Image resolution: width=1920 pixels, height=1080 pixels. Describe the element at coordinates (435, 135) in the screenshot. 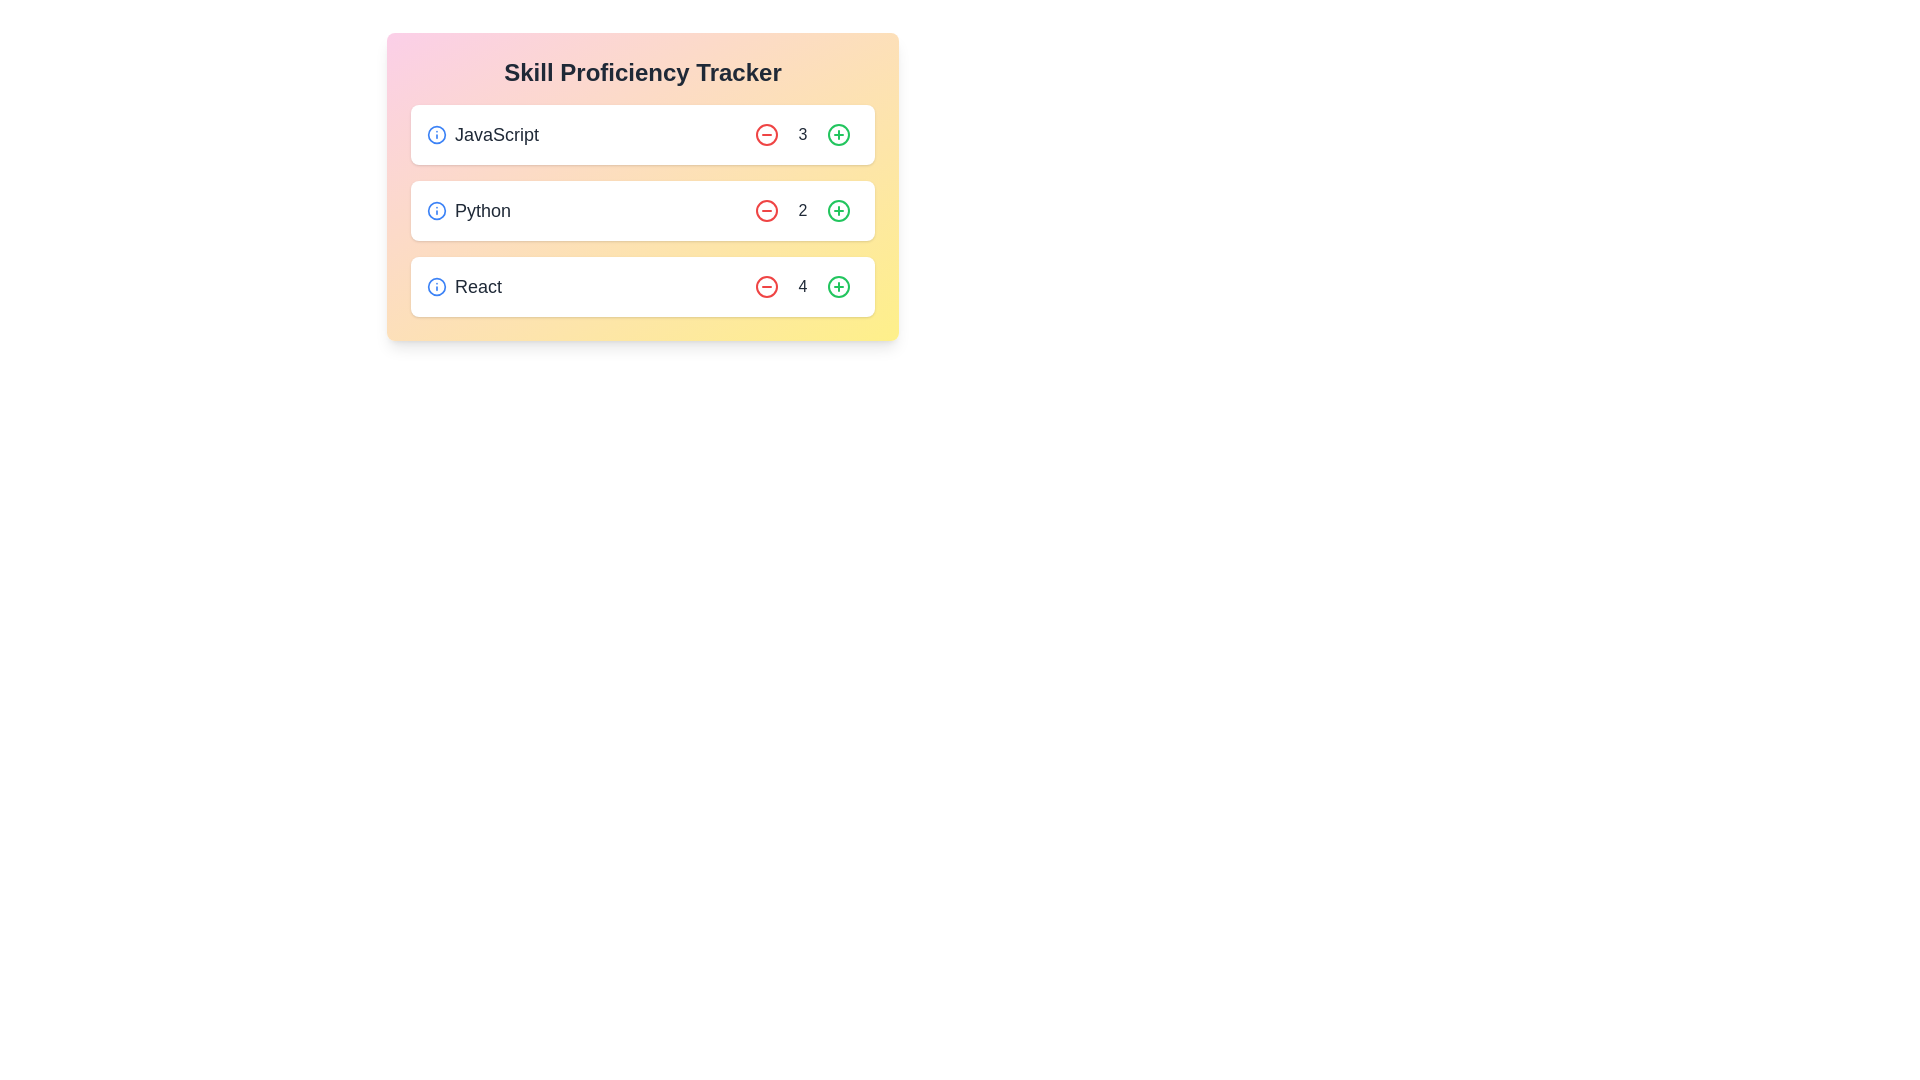

I see `the information icon for the skill JavaScript` at that location.